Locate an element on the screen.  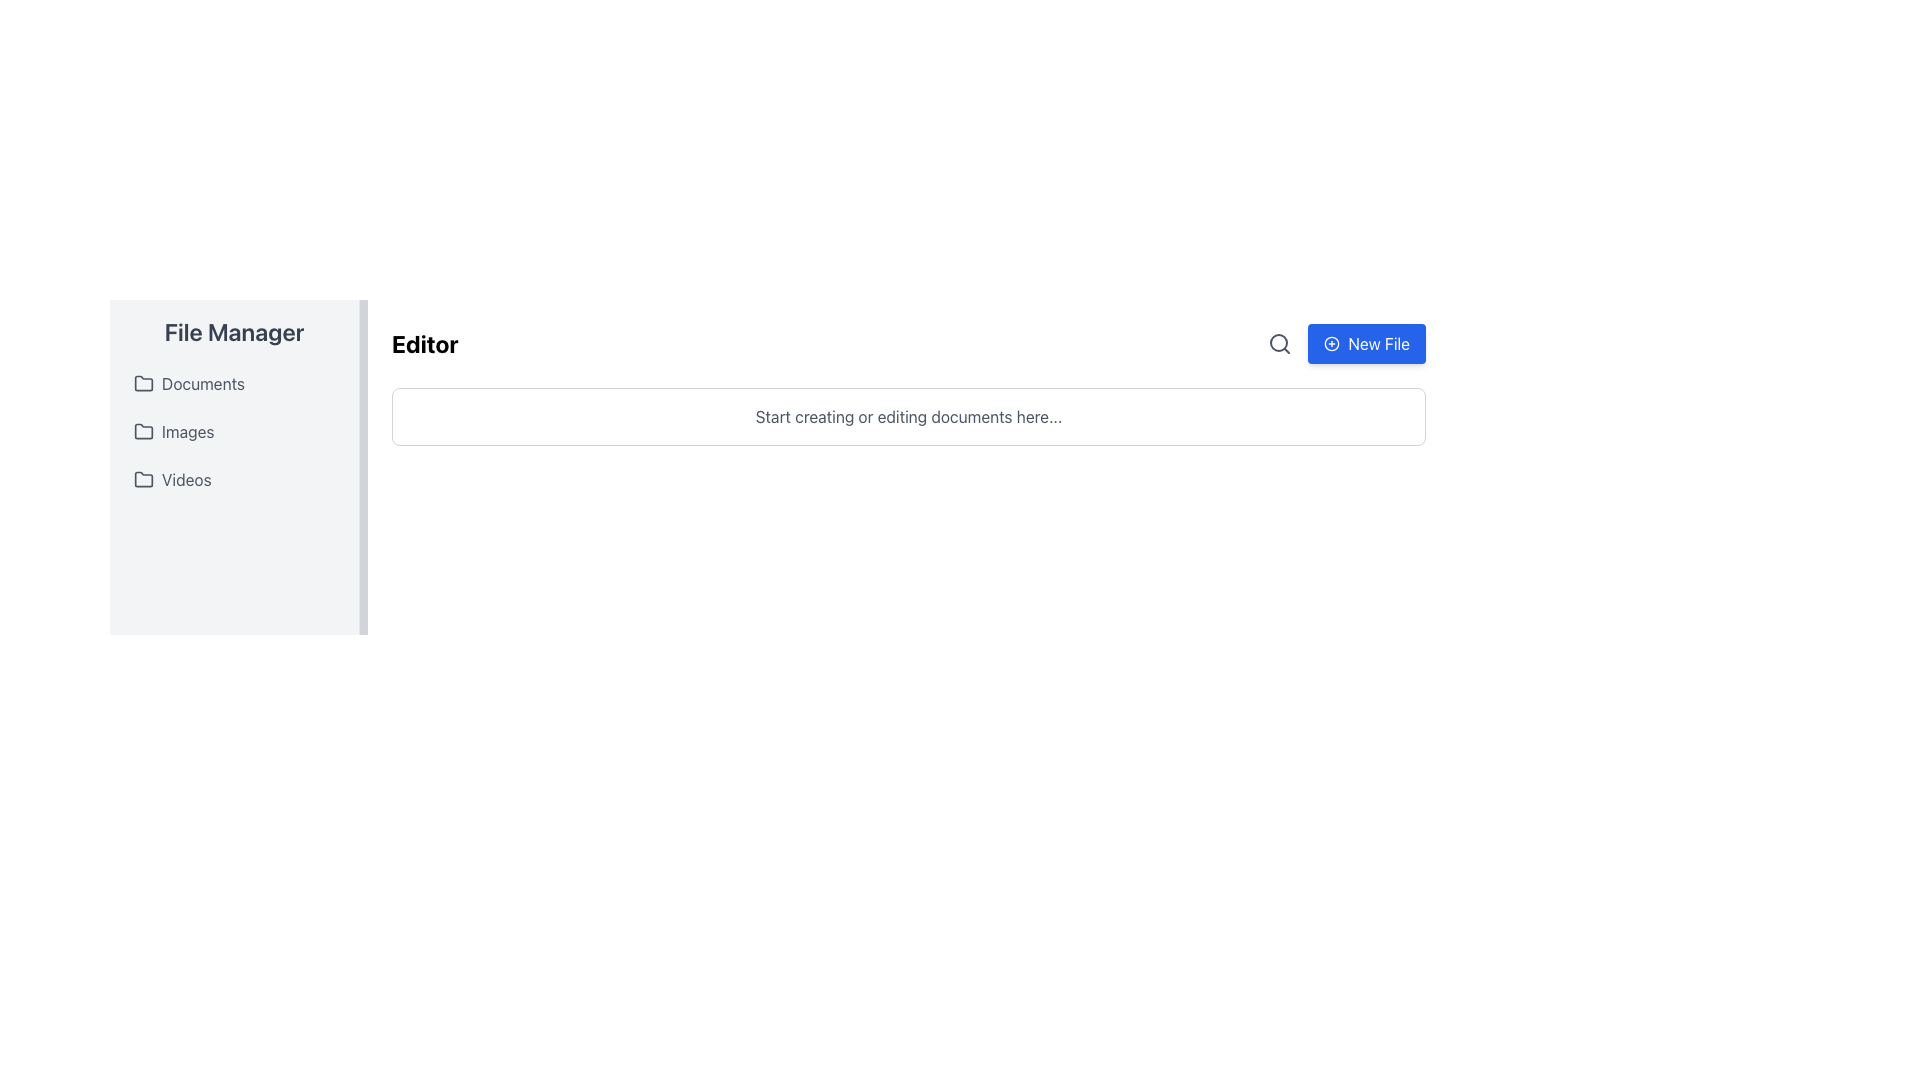
the 'File Manager' text label, which is a large, bold, dark-gray header located at the top of the left sidebar is located at coordinates (234, 330).